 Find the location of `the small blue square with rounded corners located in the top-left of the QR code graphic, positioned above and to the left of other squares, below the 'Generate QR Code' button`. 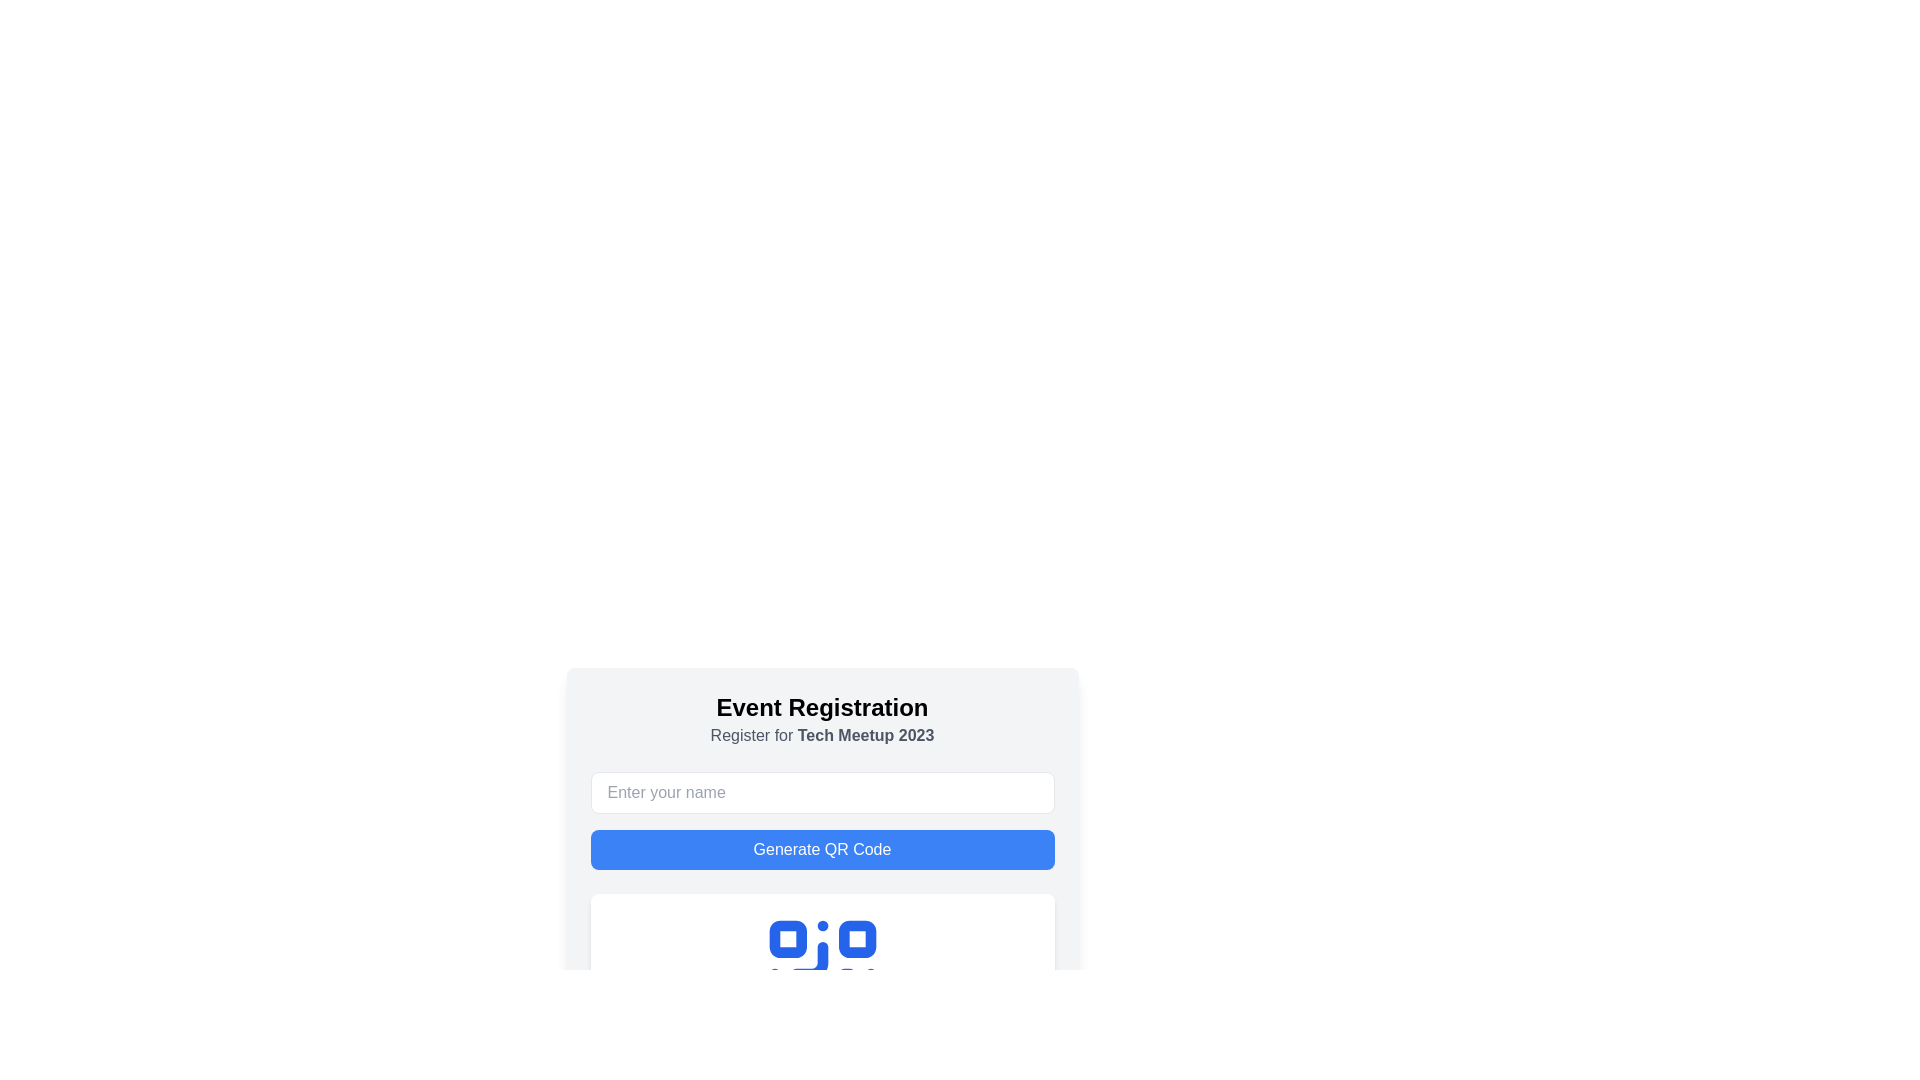

the small blue square with rounded corners located in the top-left of the QR code graphic, positioned above and to the left of other squares, below the 'Generate QR Code' button is located at coordinates (786, 939).